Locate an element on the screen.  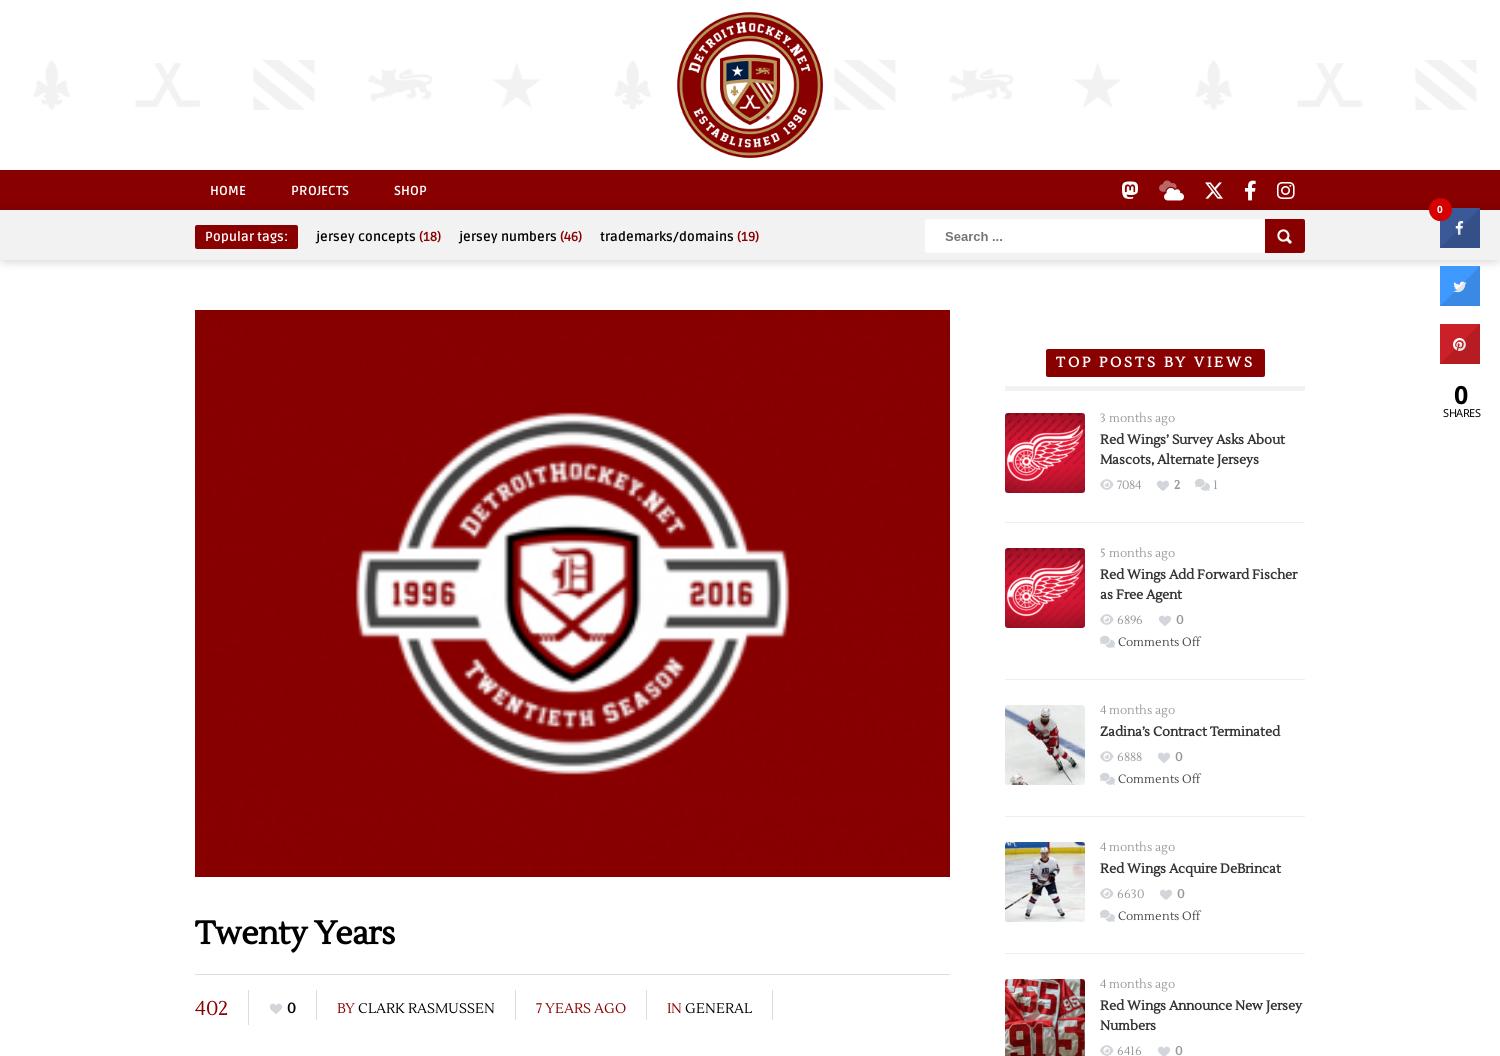
'Shares' is located at coordinates (1460, 412).